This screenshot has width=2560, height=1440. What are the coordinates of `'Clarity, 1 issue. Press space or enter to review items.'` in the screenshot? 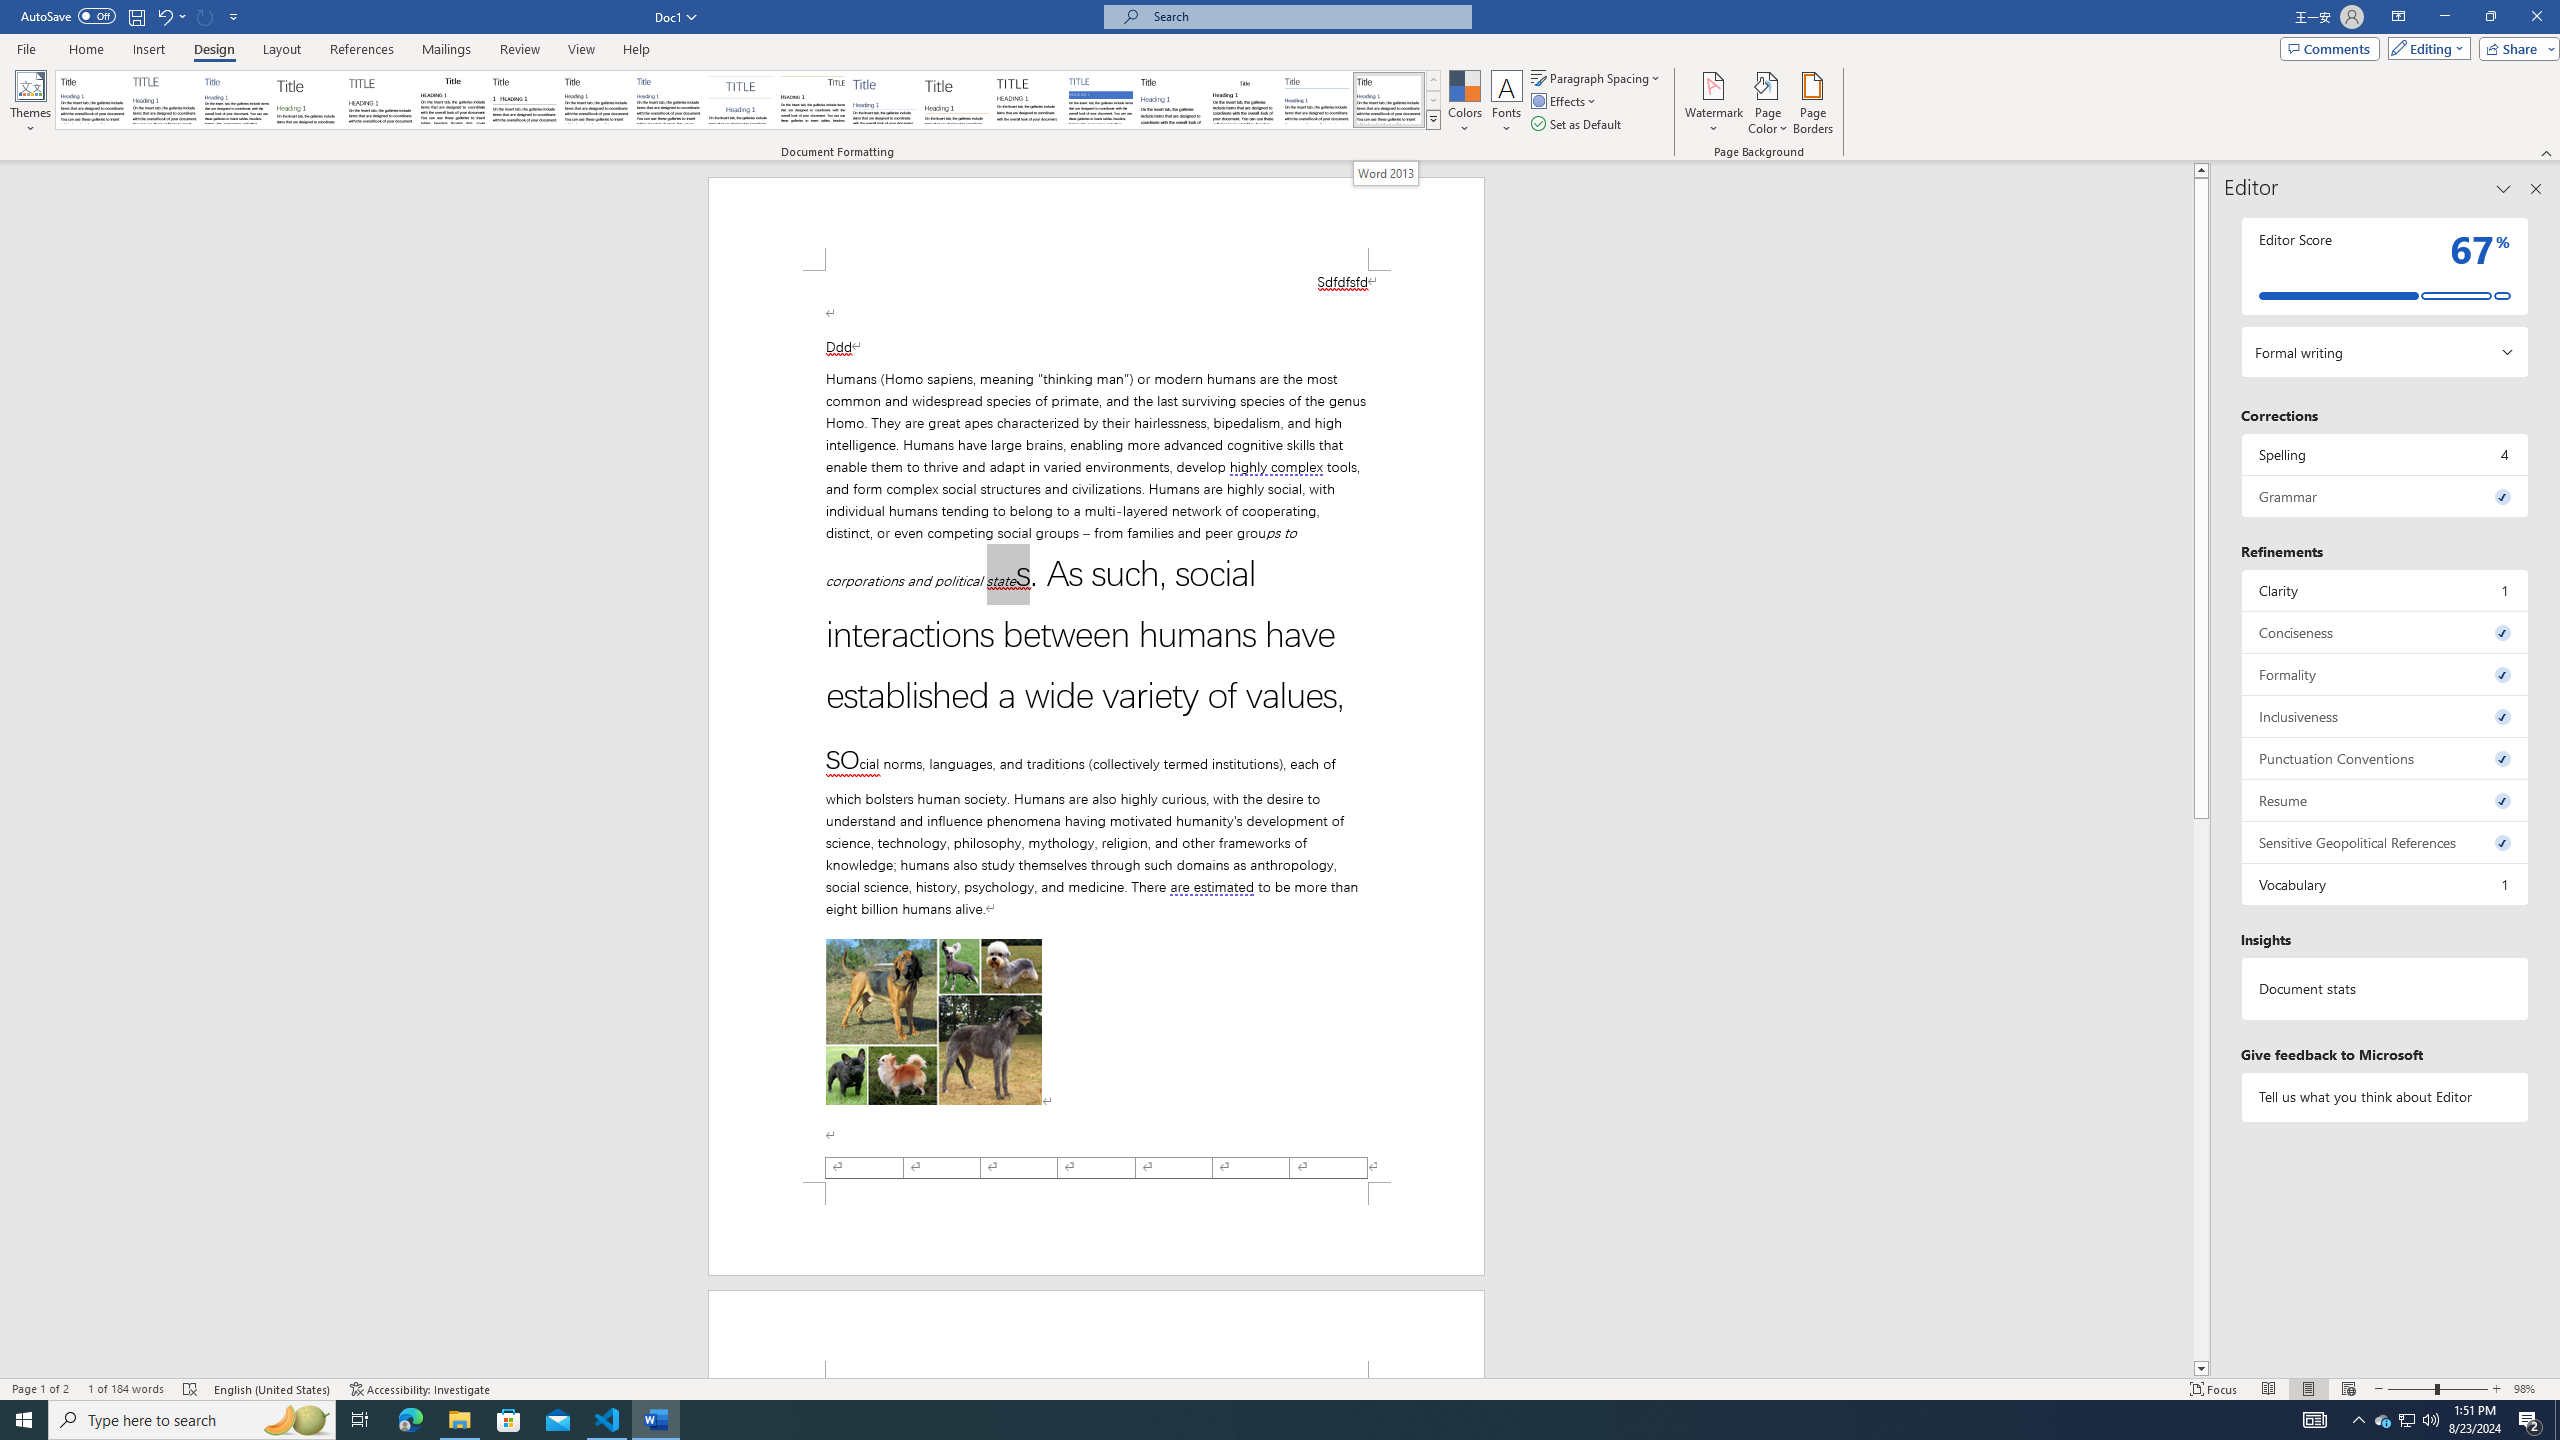 It's located at (2384, 589).